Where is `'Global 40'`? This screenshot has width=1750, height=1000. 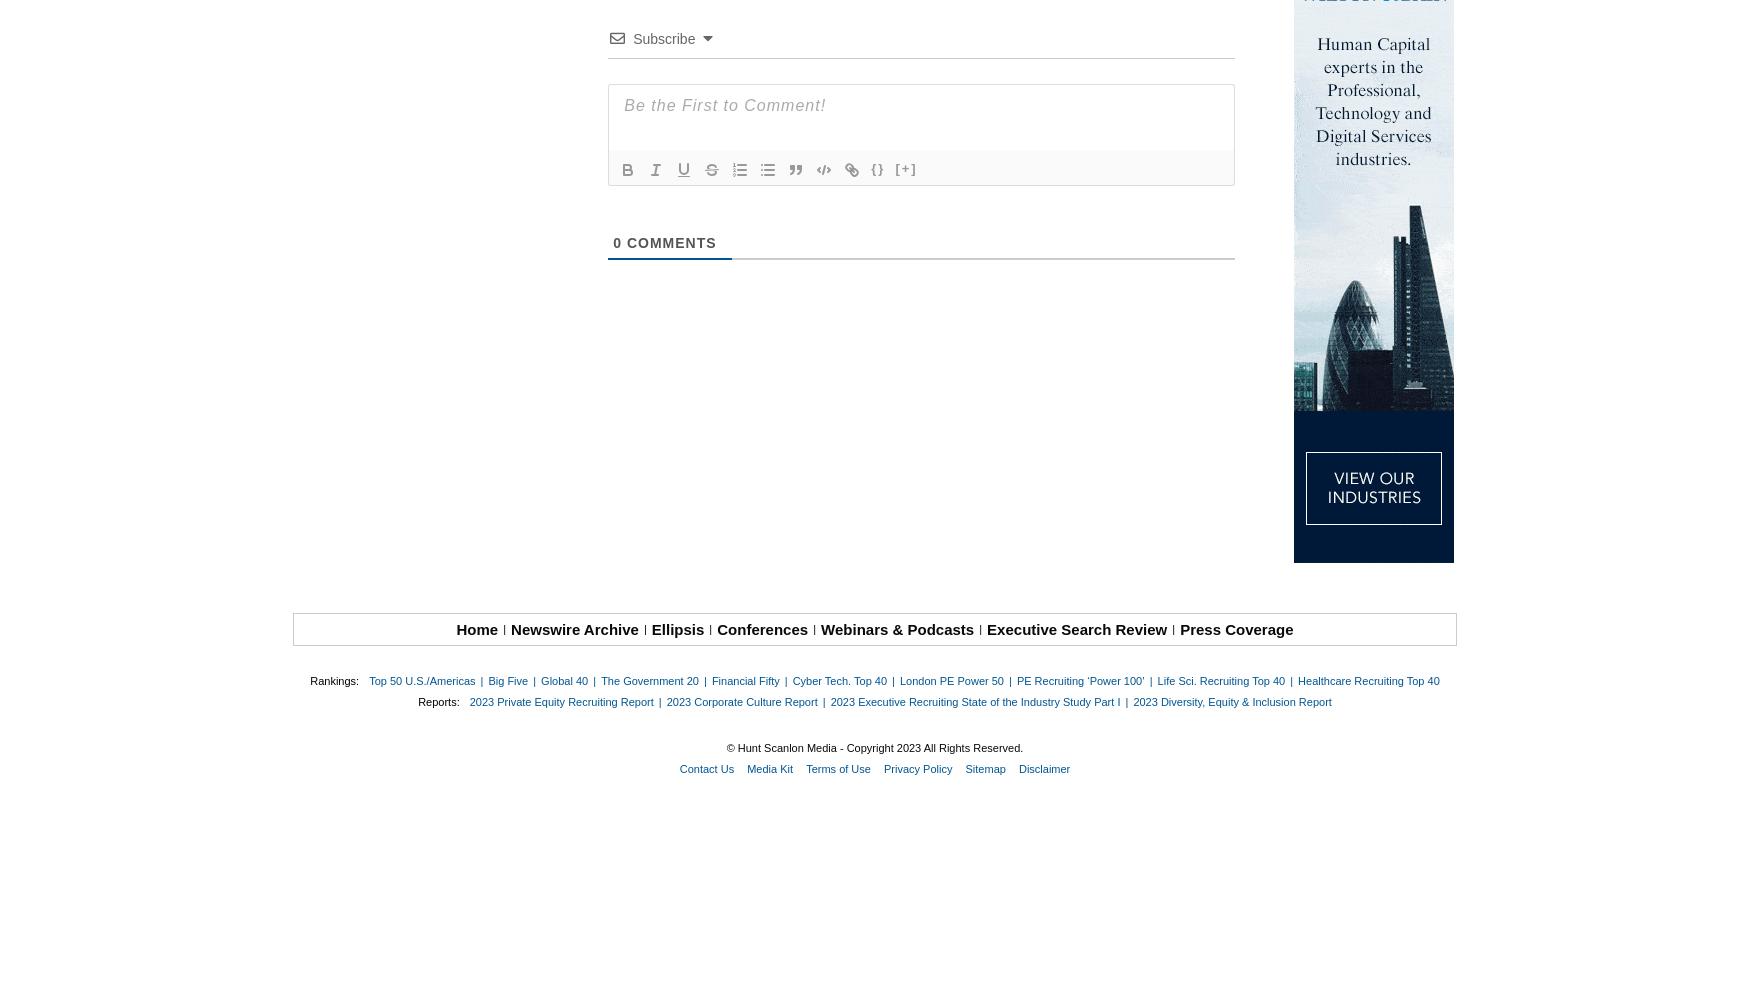
'Global 40' is located at coordinates (564, 681).